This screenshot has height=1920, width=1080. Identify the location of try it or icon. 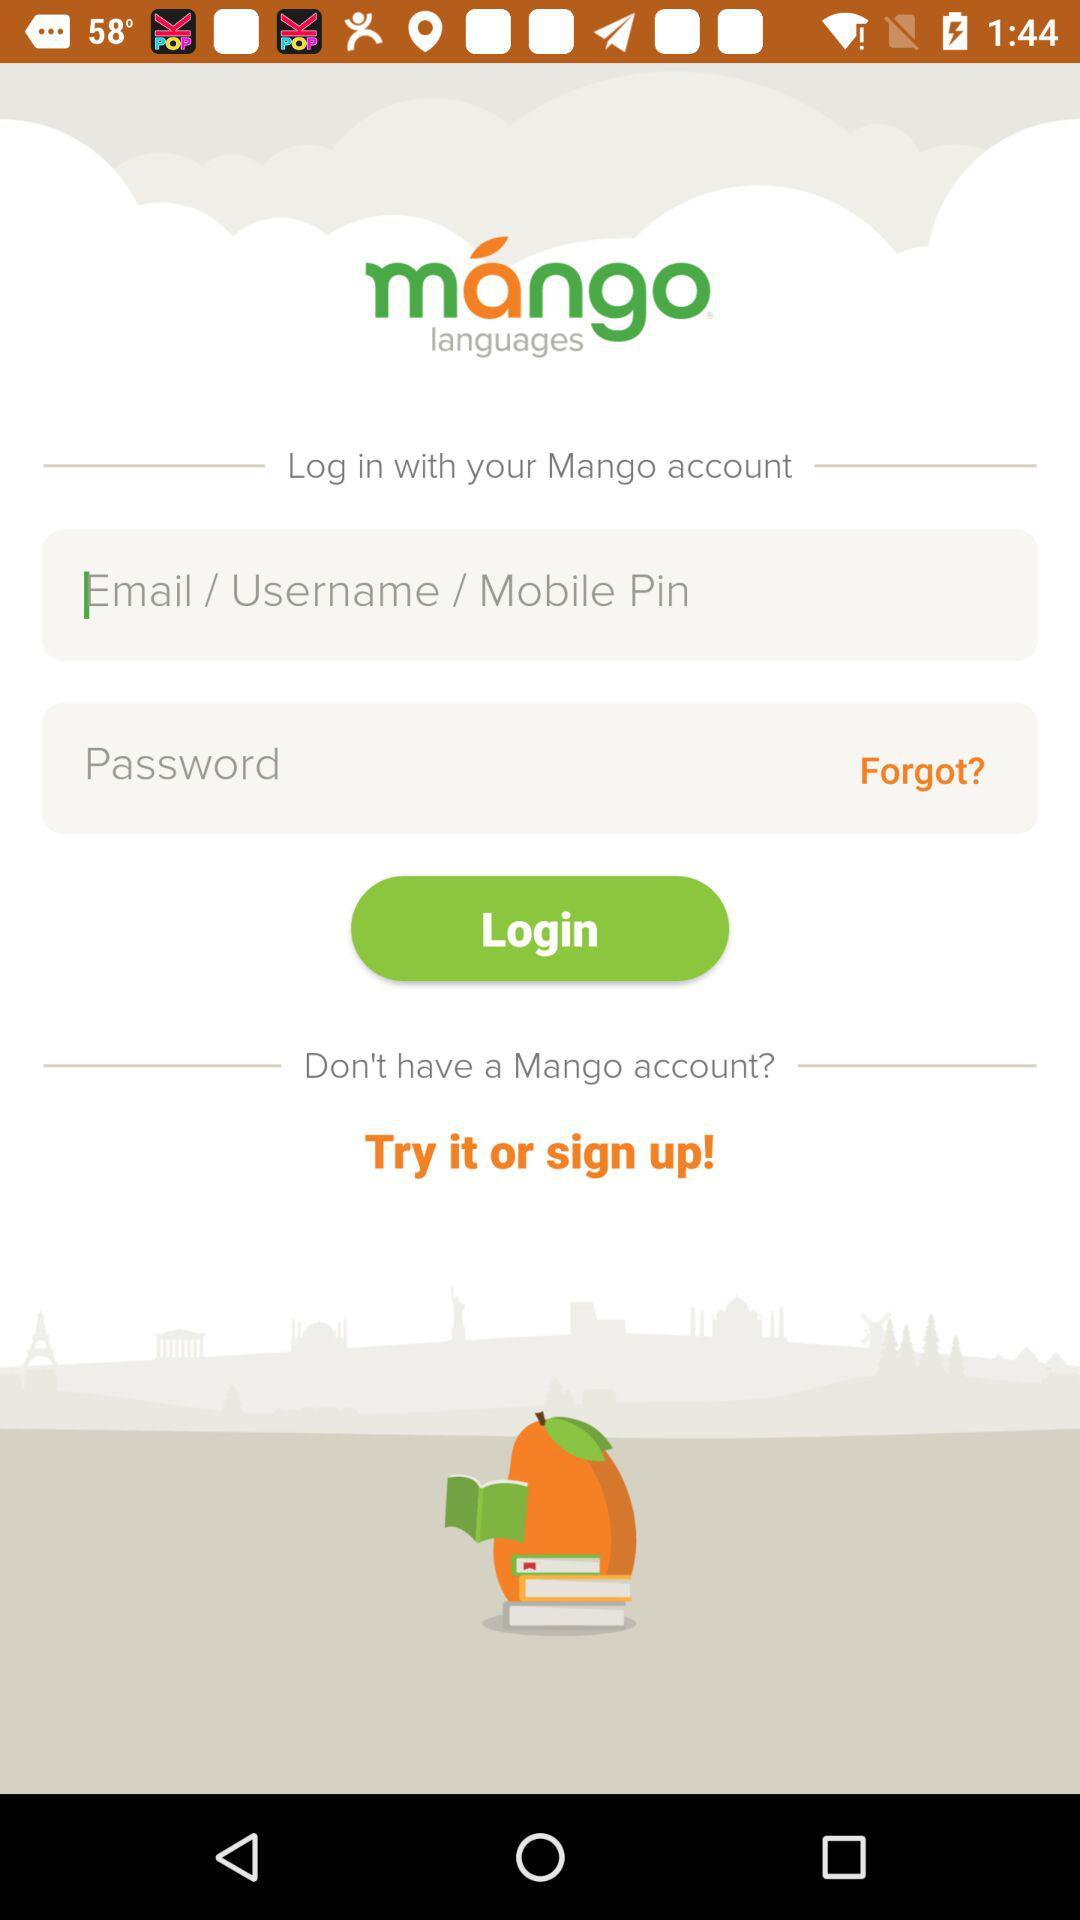
(538, 1150).